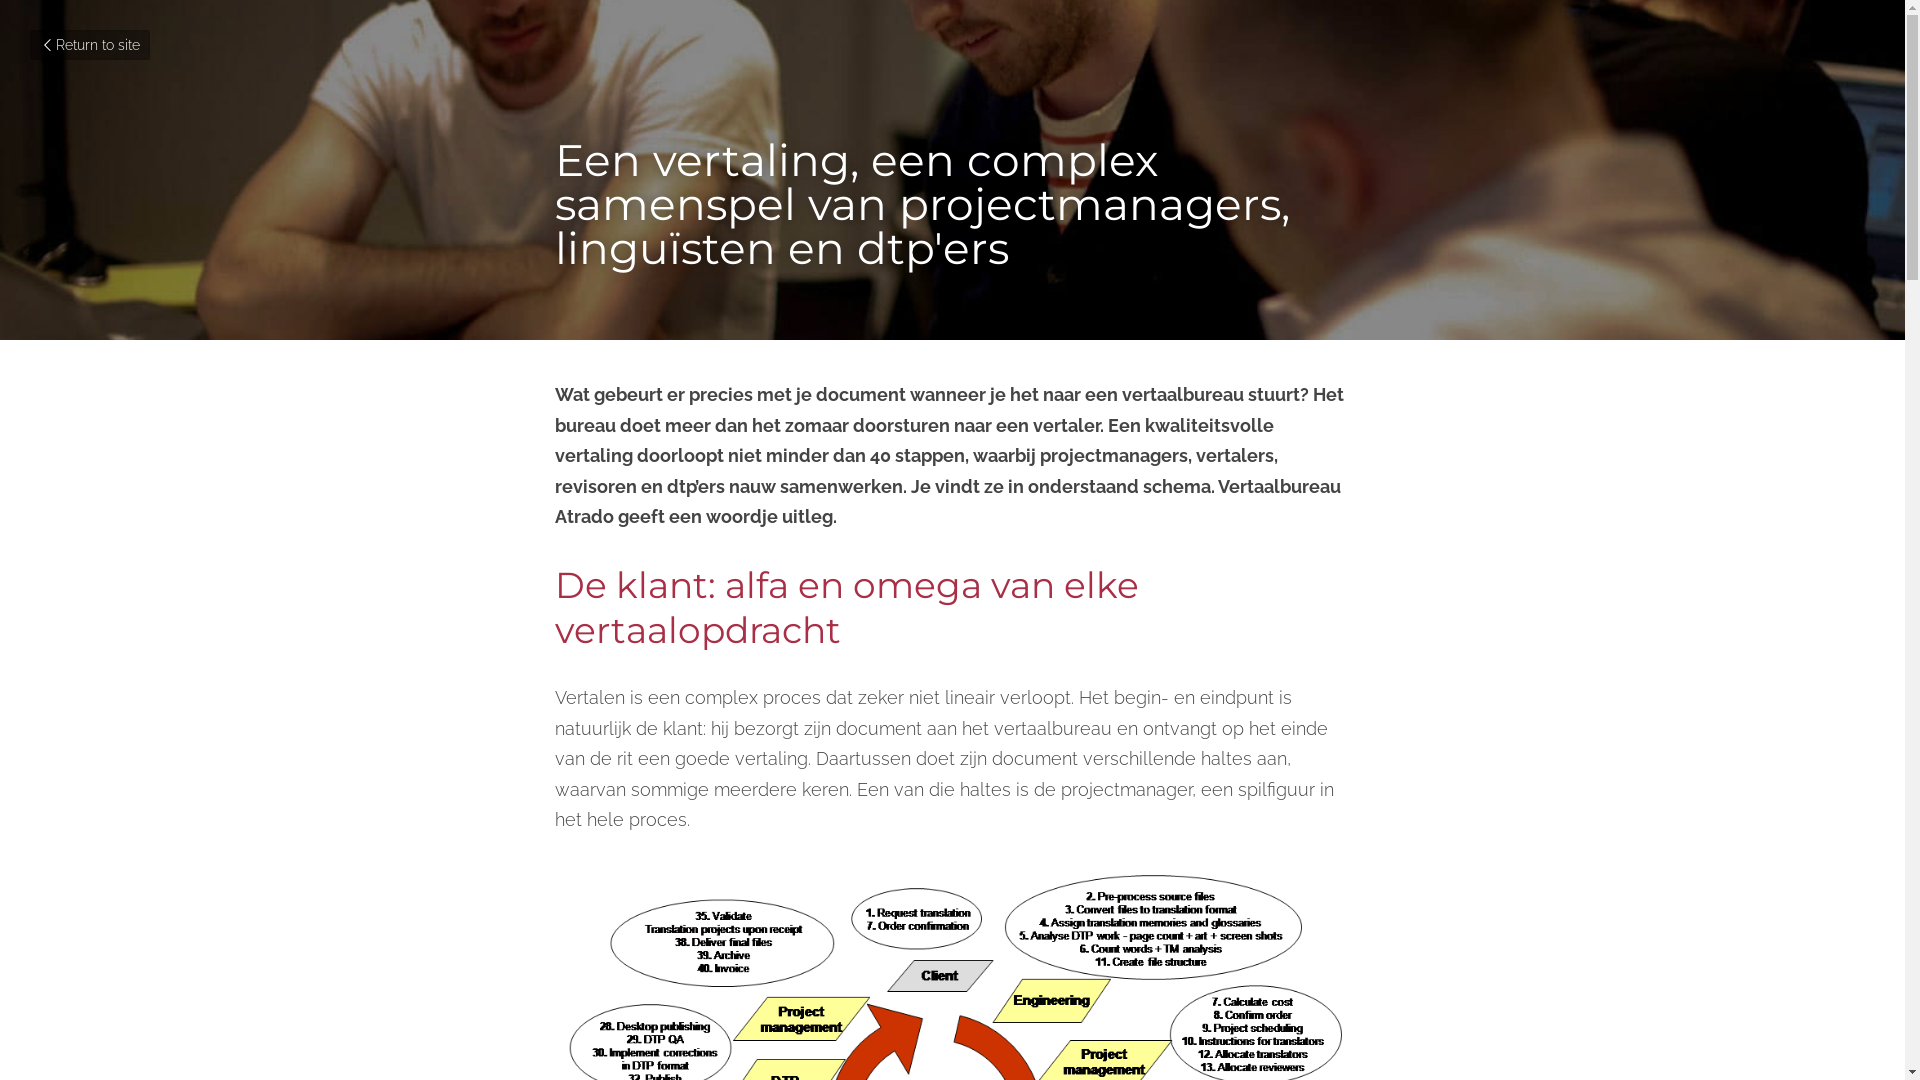  Describe the element at coordinates (89, 45) in the screenshot. I see `'Return to site'` at that location.